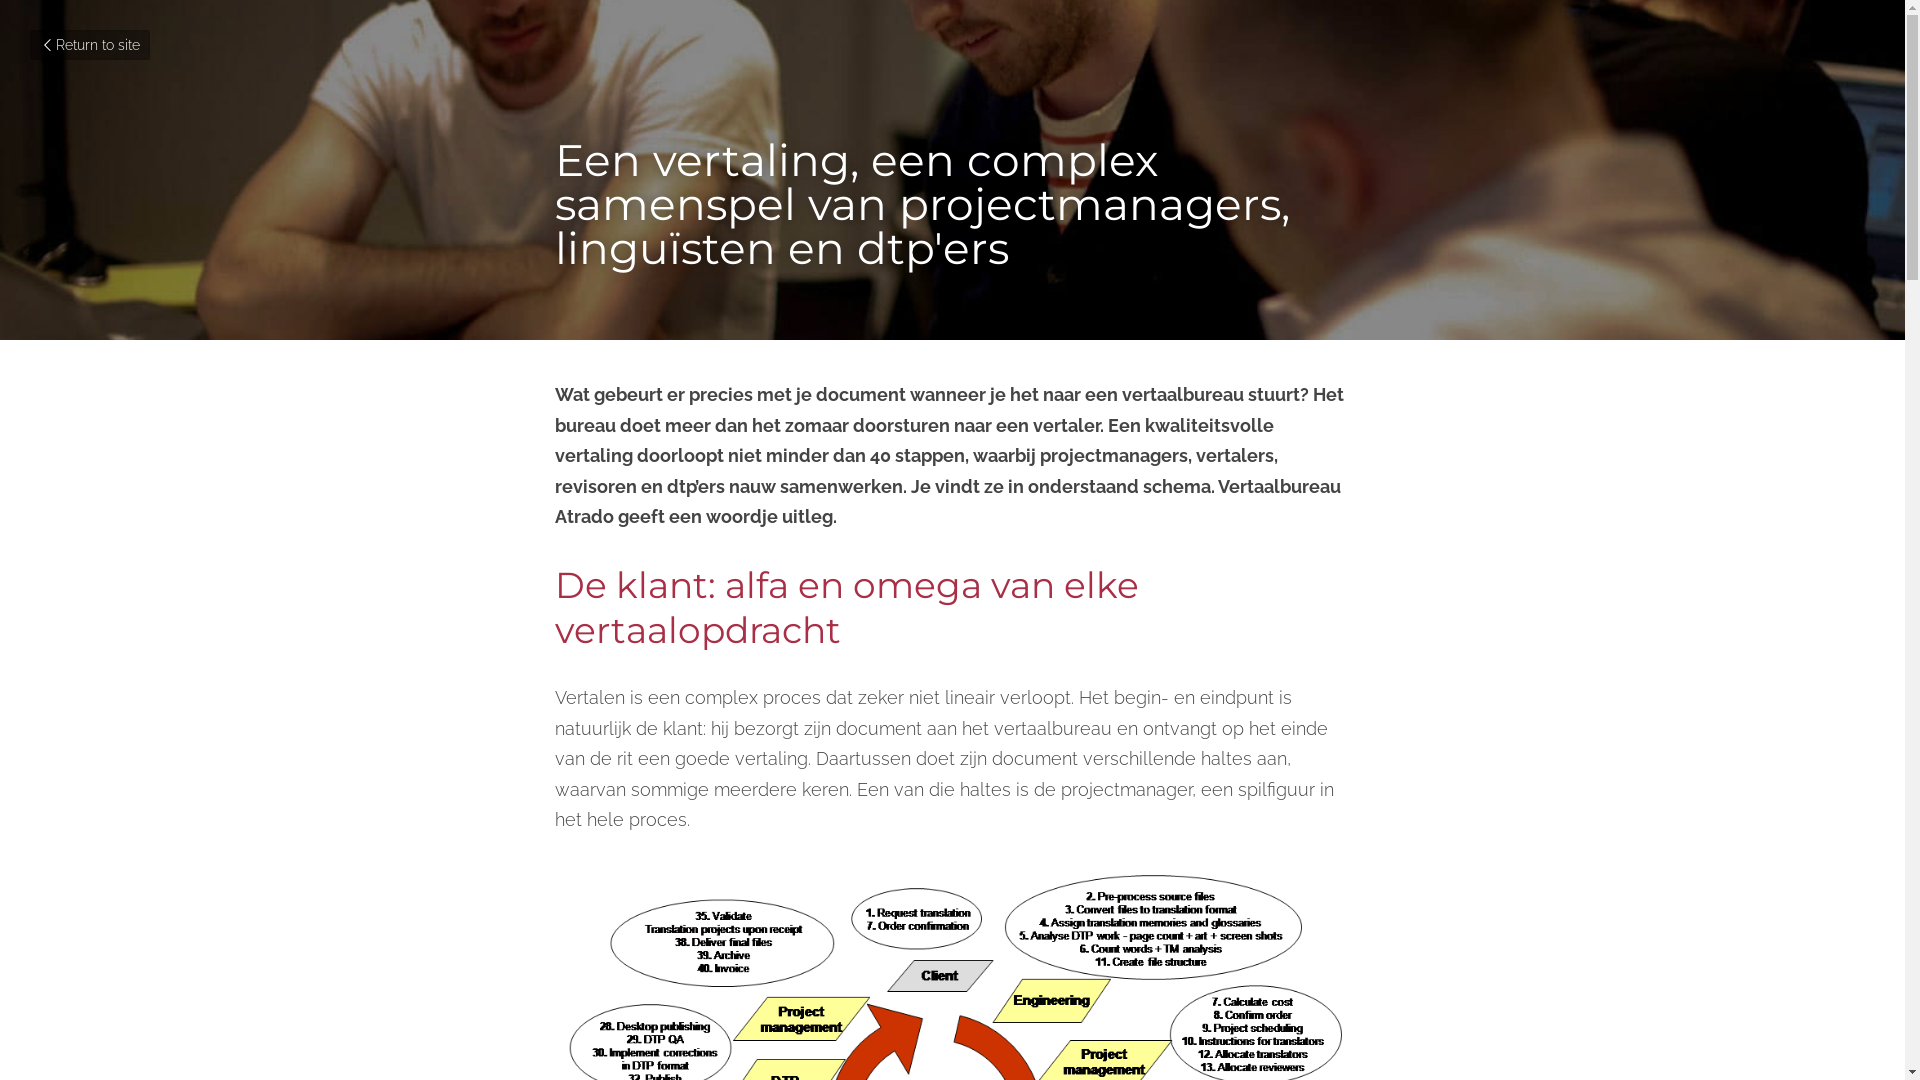  Describe the element at coordinates (89, 45) in the screenshot. I see `'Return to site'` at that location.